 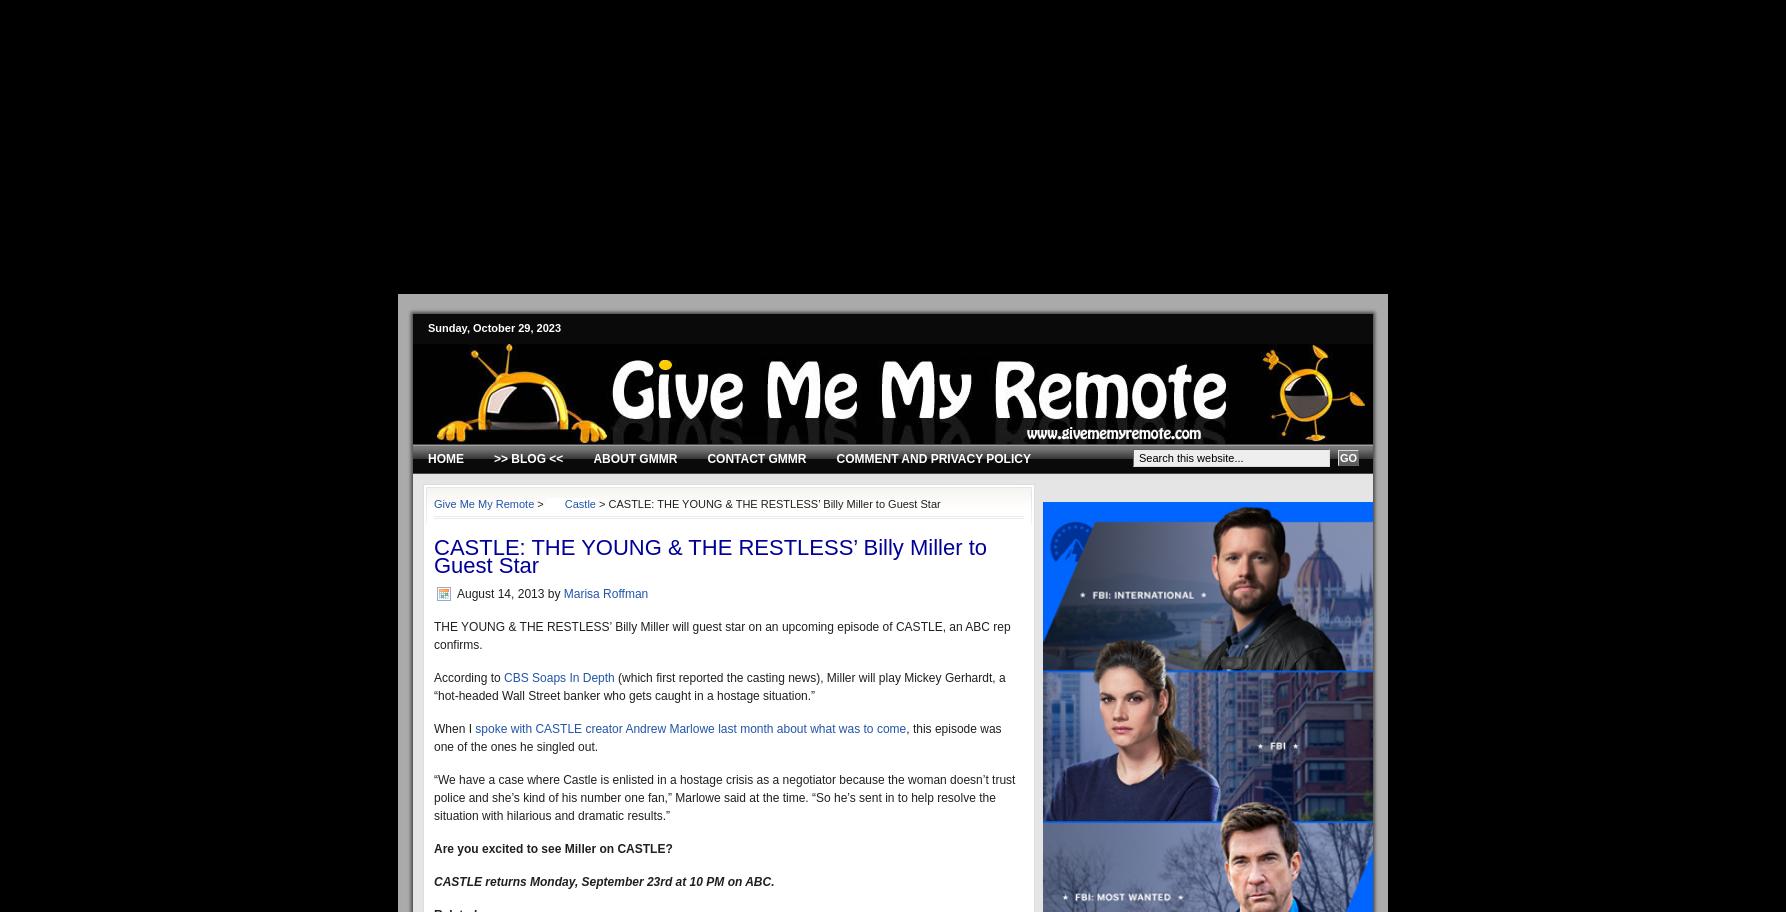 I want to click on 'Are you excited to see Miller on CASTLE?', so click(x=433, y=848).